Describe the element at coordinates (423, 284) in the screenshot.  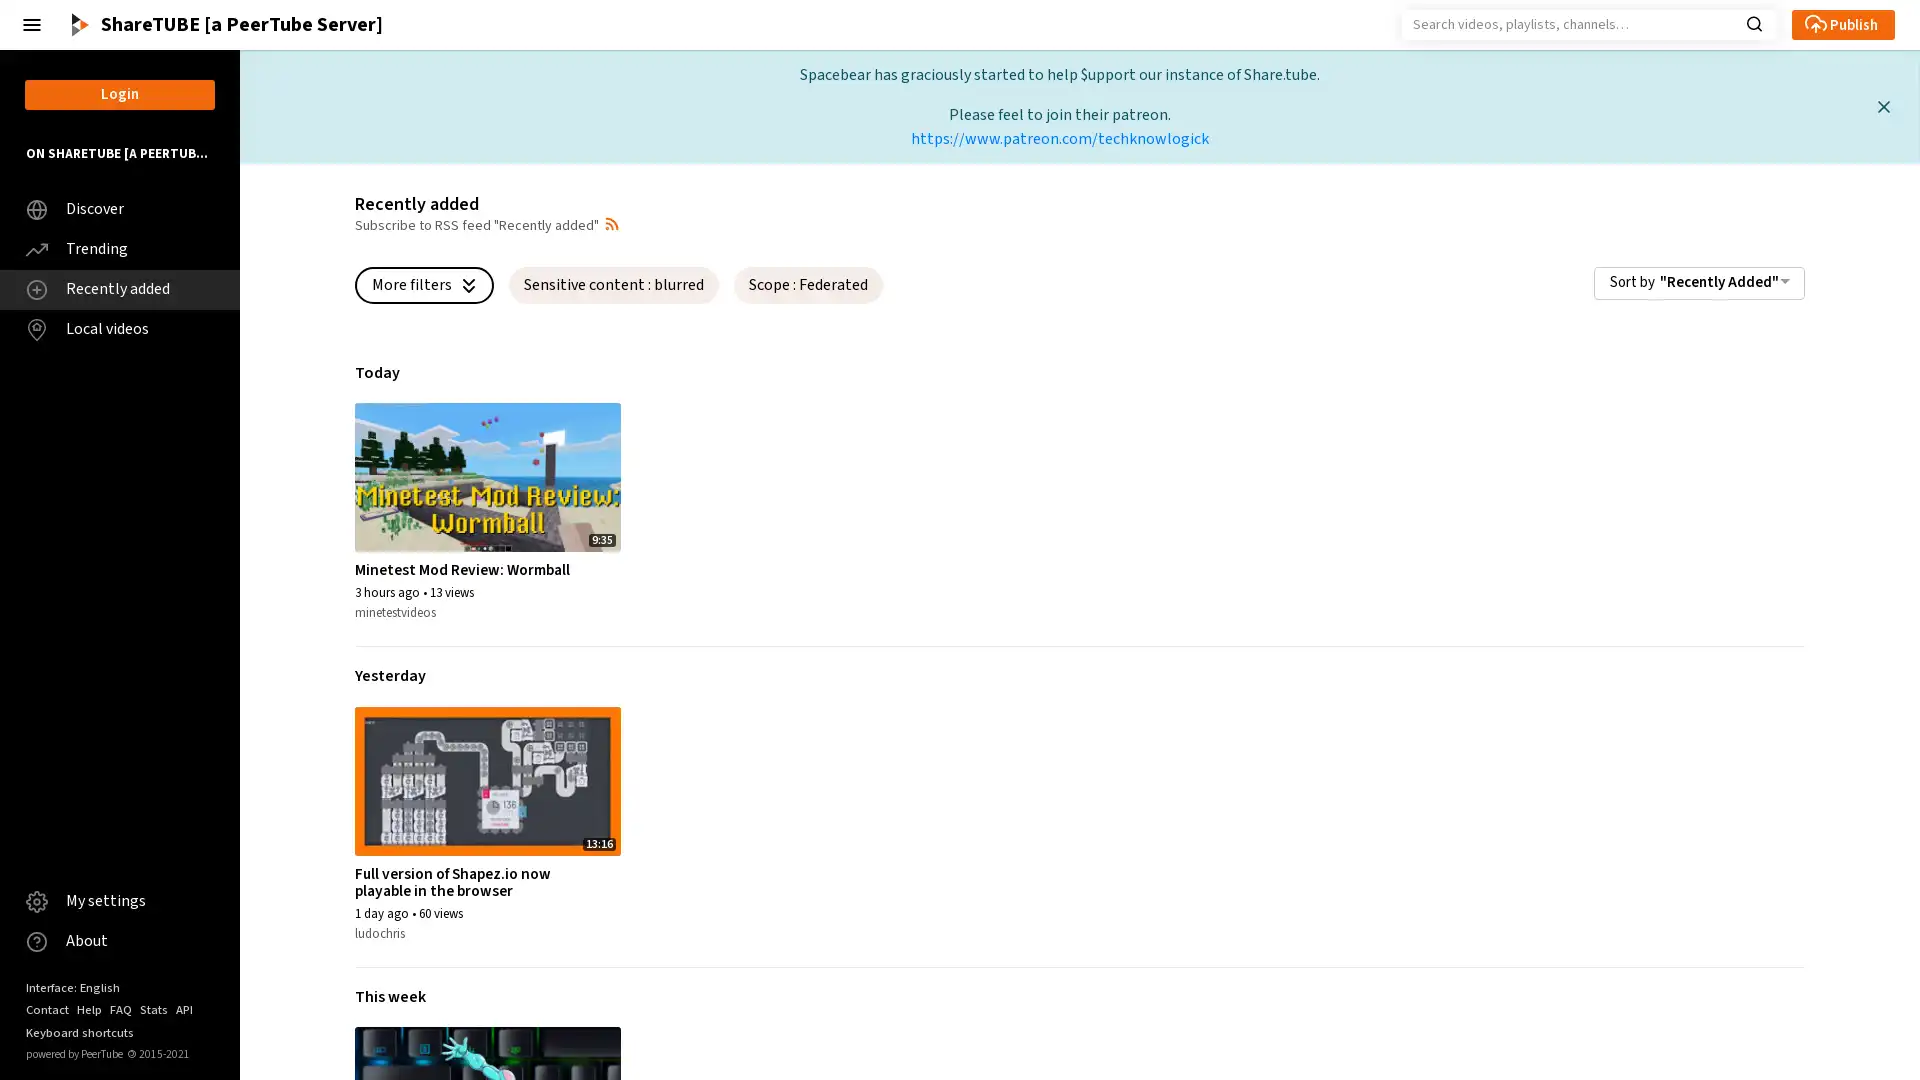
I see `More filters` at that location.